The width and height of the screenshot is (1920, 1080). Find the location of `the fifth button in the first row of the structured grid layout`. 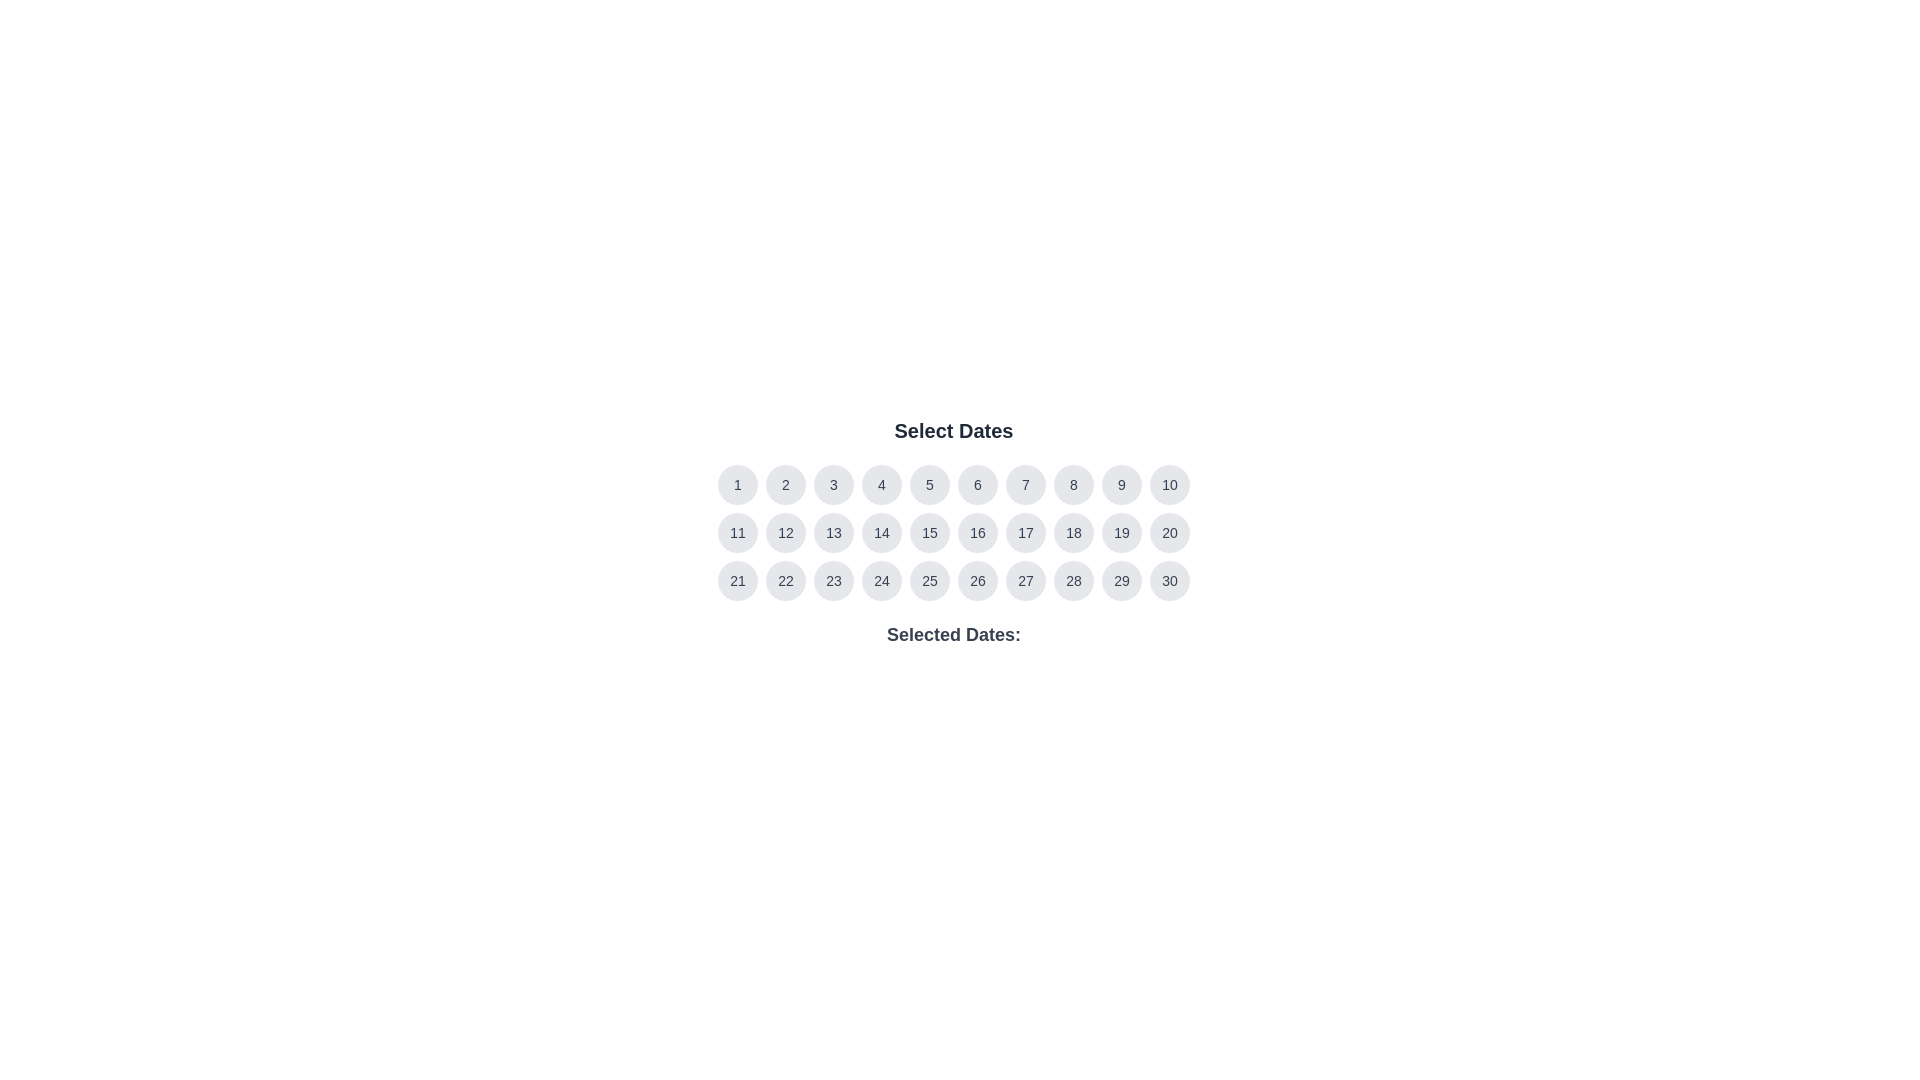

the fifth button in the first row of the structured grid layout is located at coordinates (929, 485).